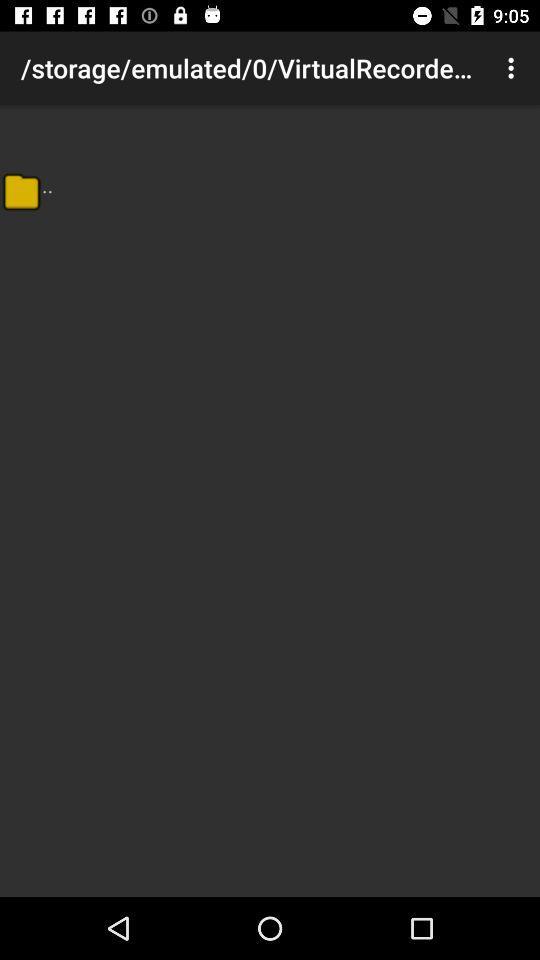 This screenshot has height=960, width=540. Describe the element at coordinates (20, 191) in the screenshot. I see `the item below the storage emulated 0 item` at that location.